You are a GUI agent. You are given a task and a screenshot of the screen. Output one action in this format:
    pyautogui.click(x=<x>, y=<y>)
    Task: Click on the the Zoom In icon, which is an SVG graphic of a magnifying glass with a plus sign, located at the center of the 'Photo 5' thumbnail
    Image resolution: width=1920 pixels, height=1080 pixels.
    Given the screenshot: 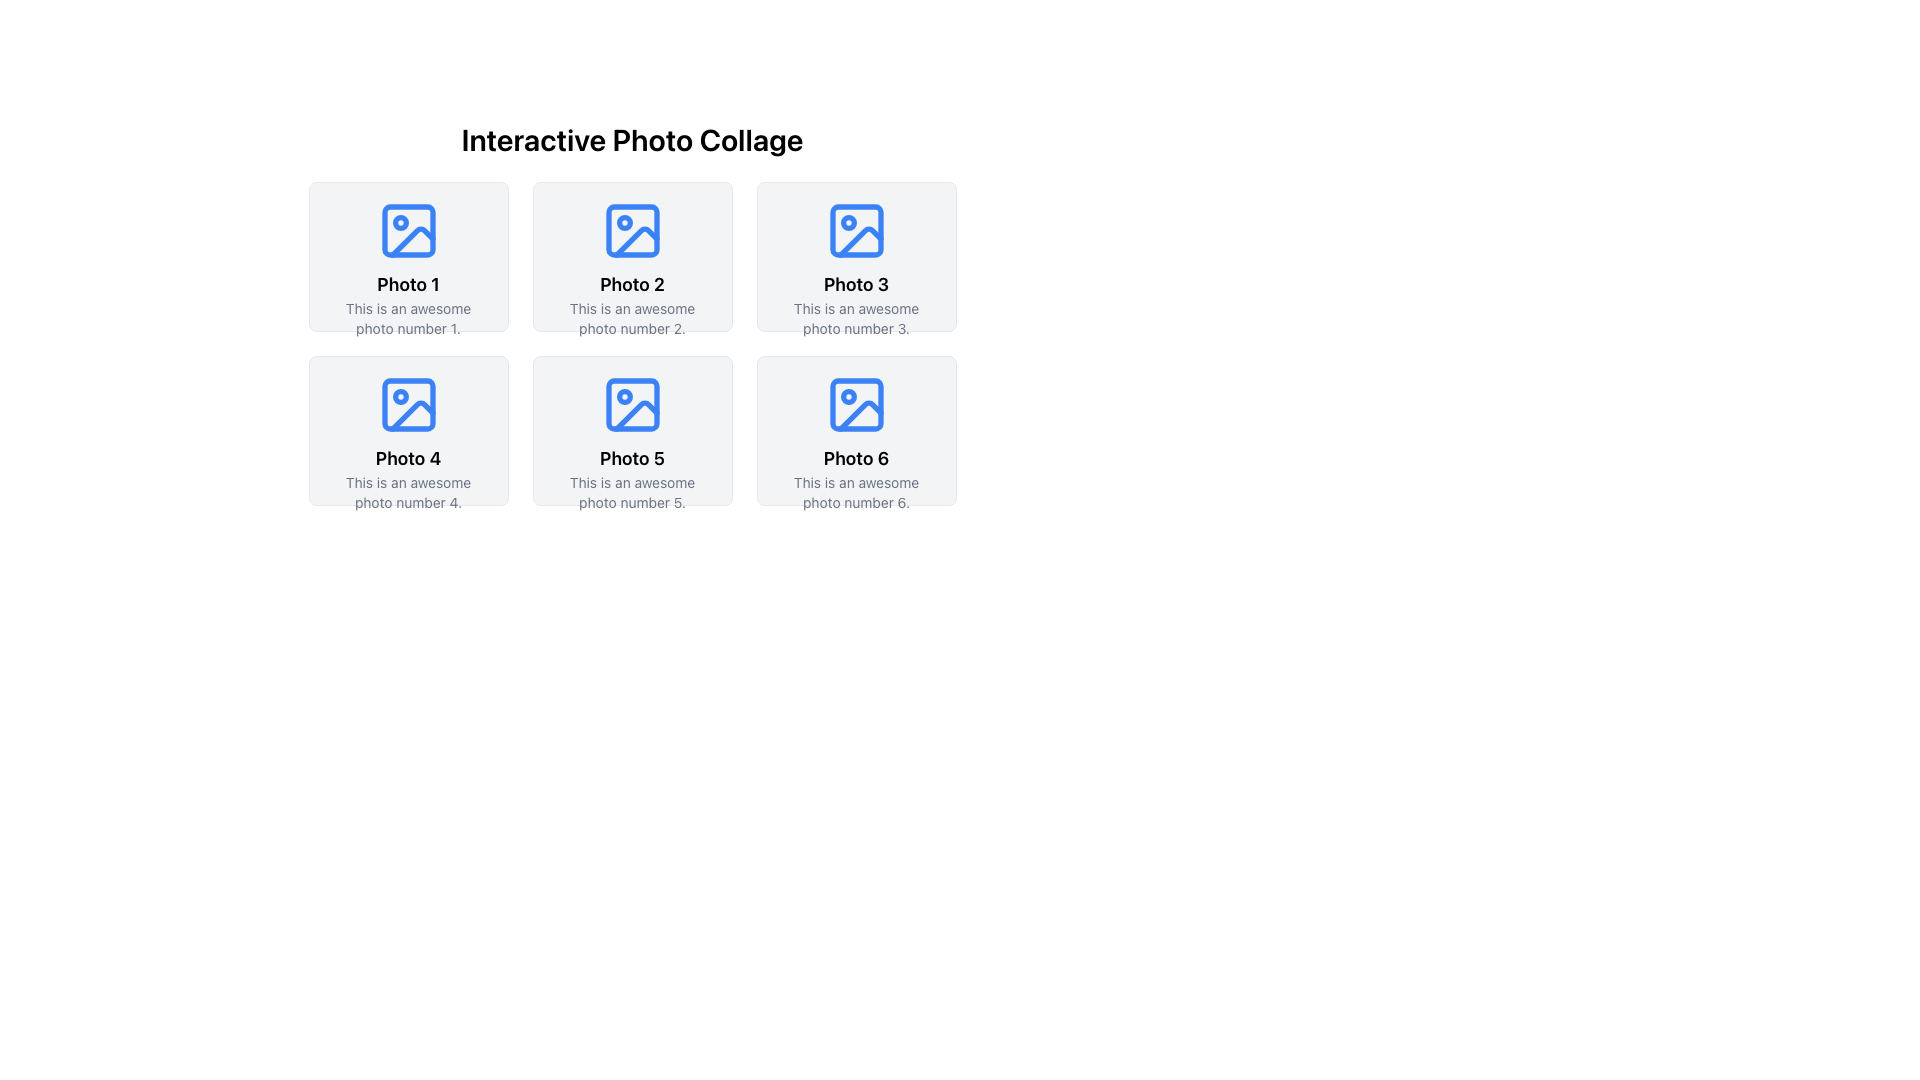 What is the action you would take?
    pyautogui.click(x=631, y=430)
    